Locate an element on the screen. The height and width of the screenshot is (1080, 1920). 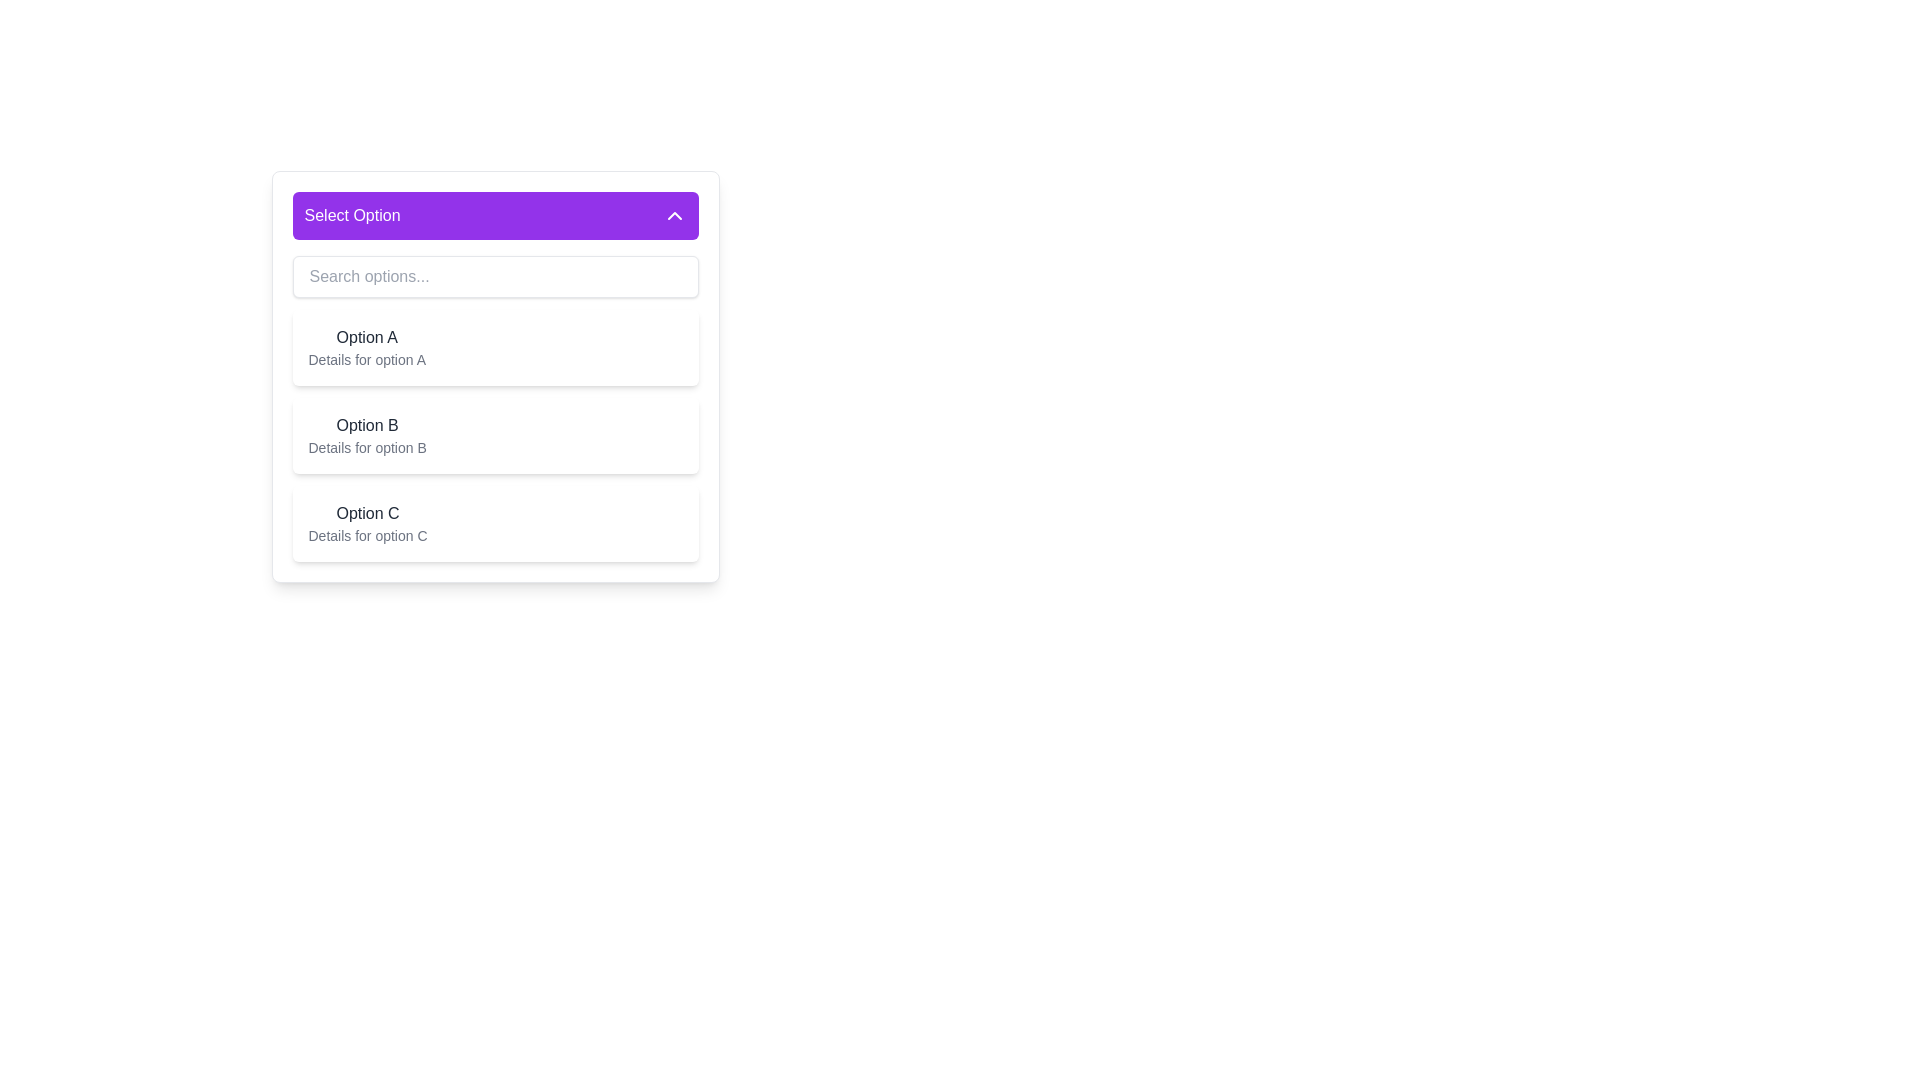
the static text label that provides additional information about 'Option C', positioned directly below the sibling text 'Option C' is located at coordinates (368, 535).